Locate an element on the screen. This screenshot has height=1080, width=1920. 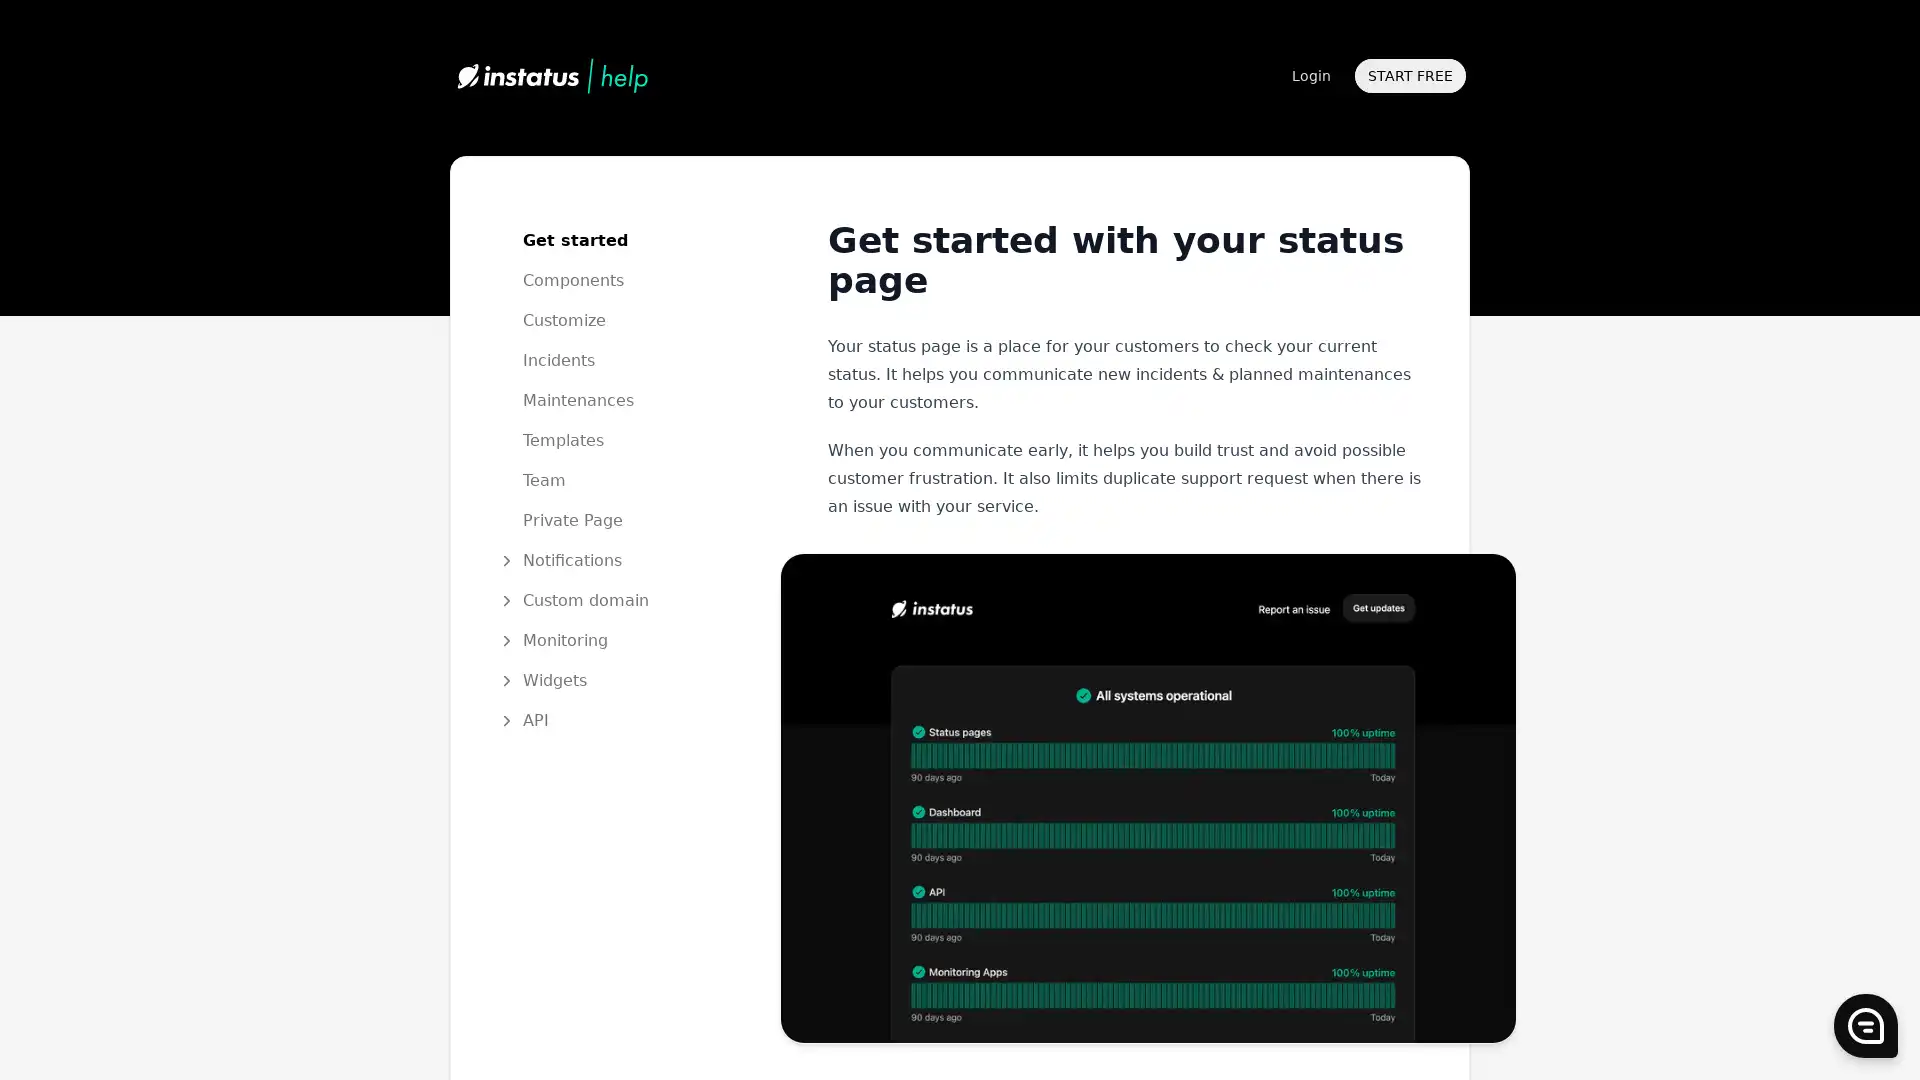
0 Launch Front Chat is located at coordinates (1865, 1026).